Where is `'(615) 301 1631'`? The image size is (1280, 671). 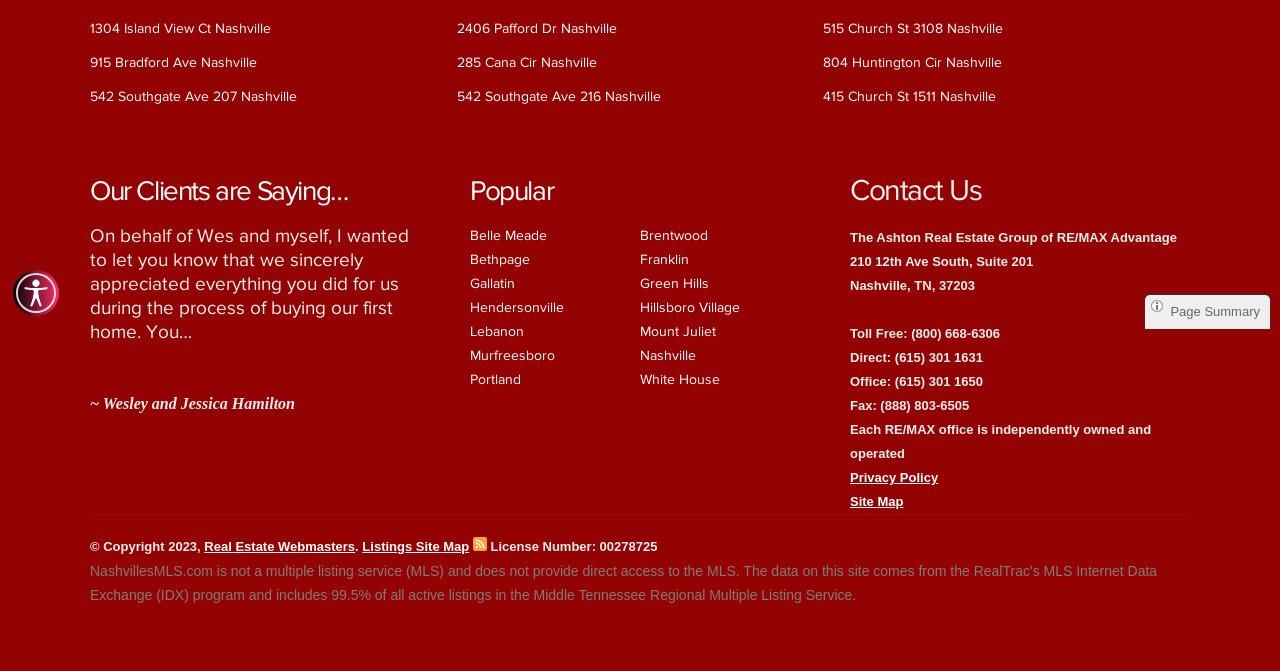 '(615) 301 1631' is located at coordinates (936, 355).